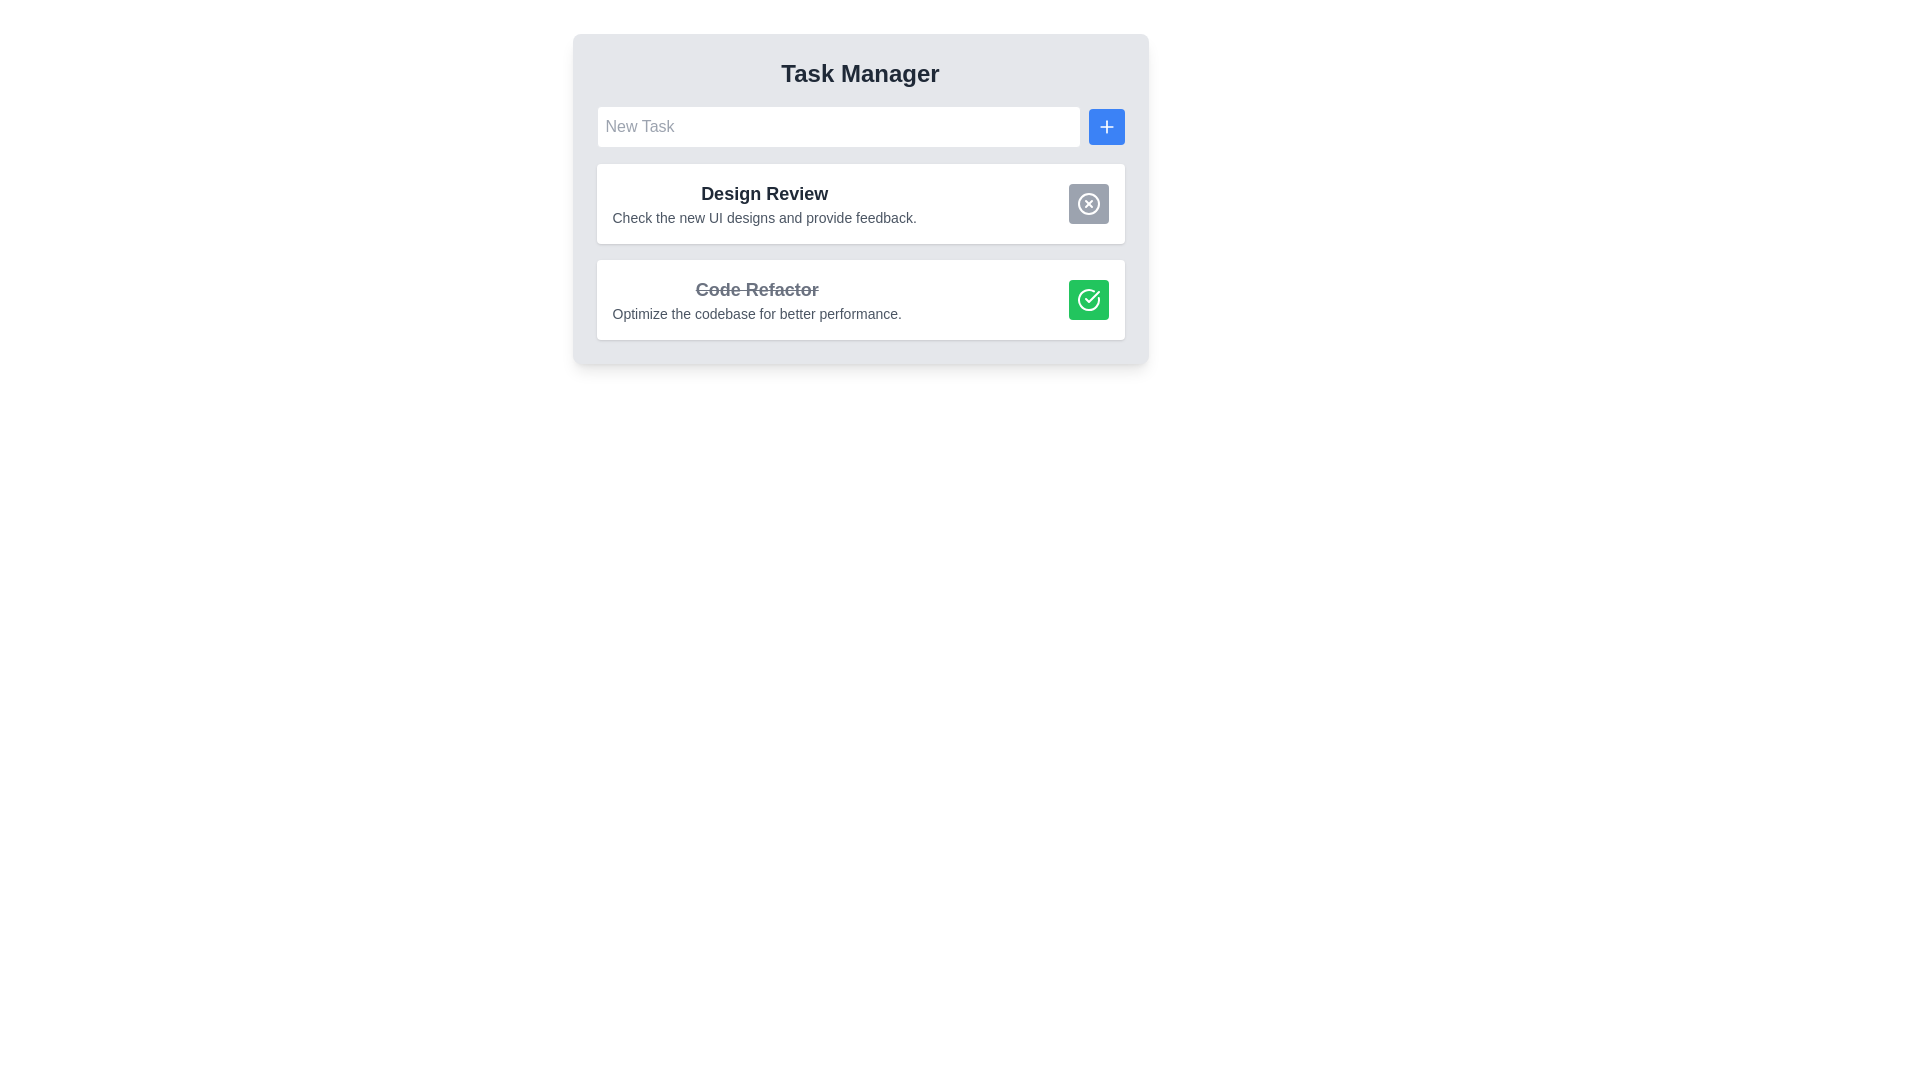 The height and width of the screenshot is (1080, 1920). What do you see at coordinates (860, 72) in the screenshot?
I see `the 'Task Manager' text label, which is prominently displayed at the top of the interface with a larger bold font on a gray background` at bounding box center [860, 72].